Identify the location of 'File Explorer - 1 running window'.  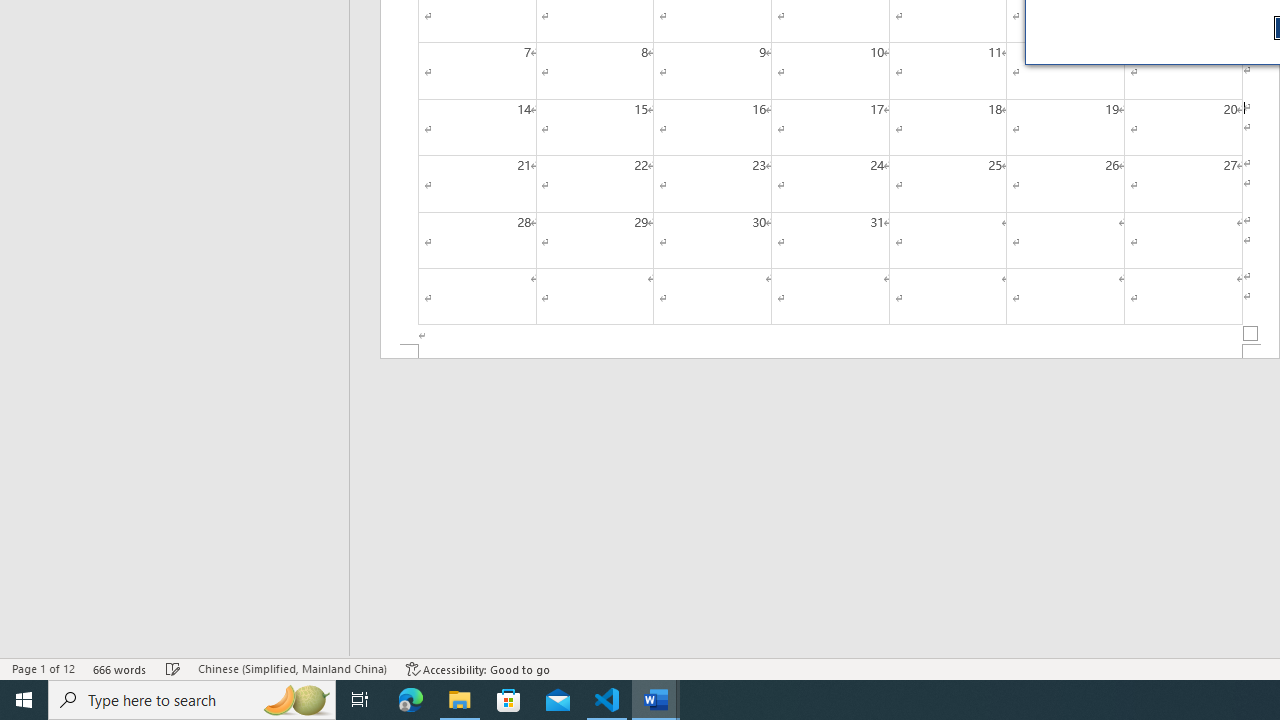
(459, 698).